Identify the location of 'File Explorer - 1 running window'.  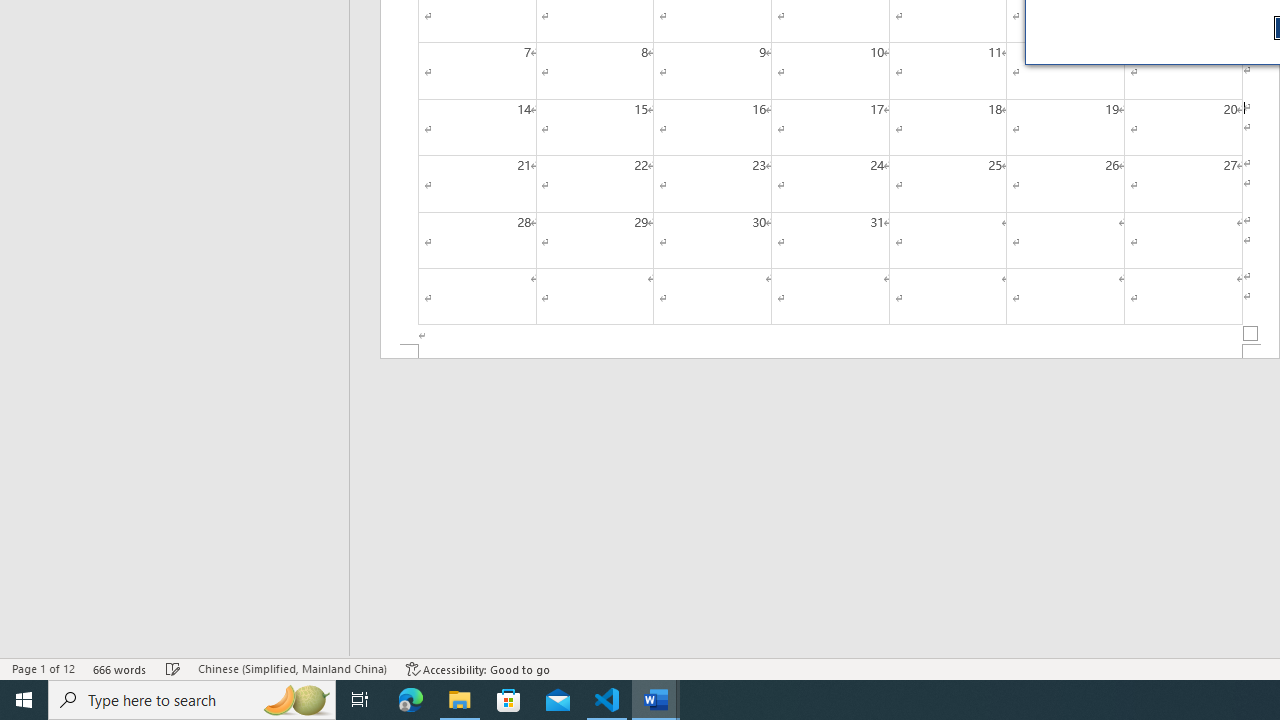
(459, 698).